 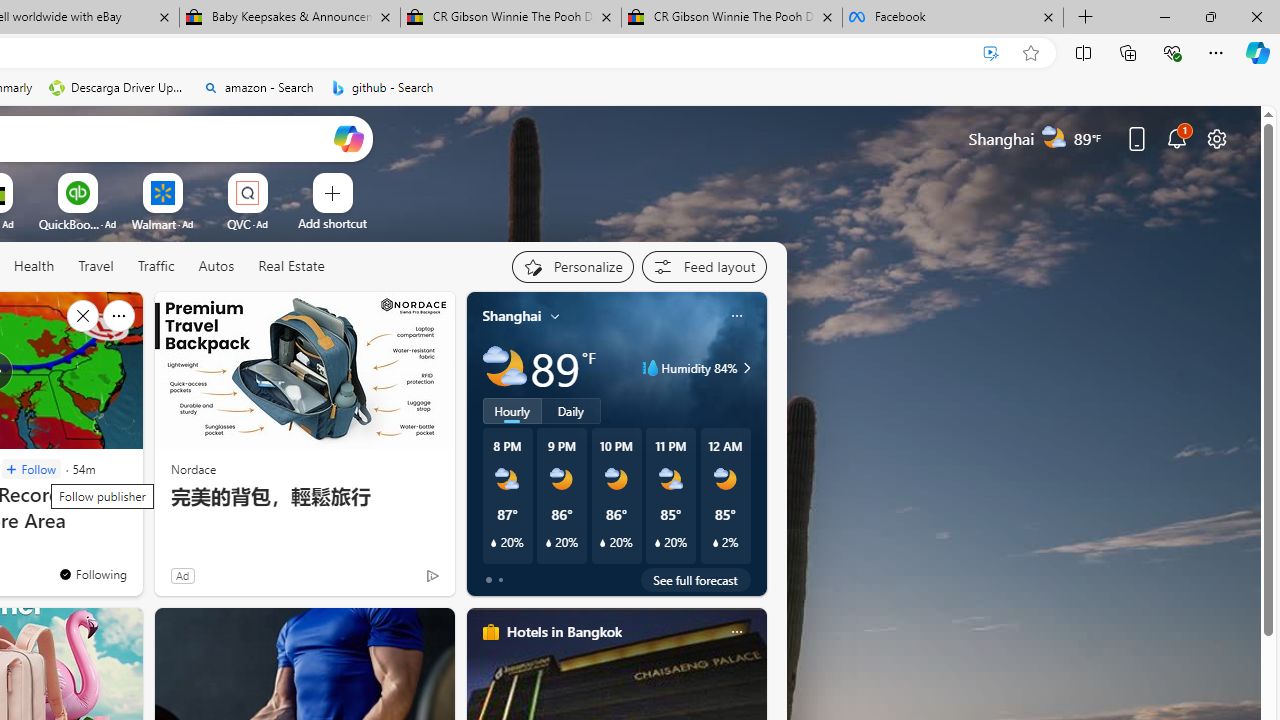 What do you see at coordinates (500, 579) in the screenshot?
I see `'tab-1'` at bounding box center [500, 579].